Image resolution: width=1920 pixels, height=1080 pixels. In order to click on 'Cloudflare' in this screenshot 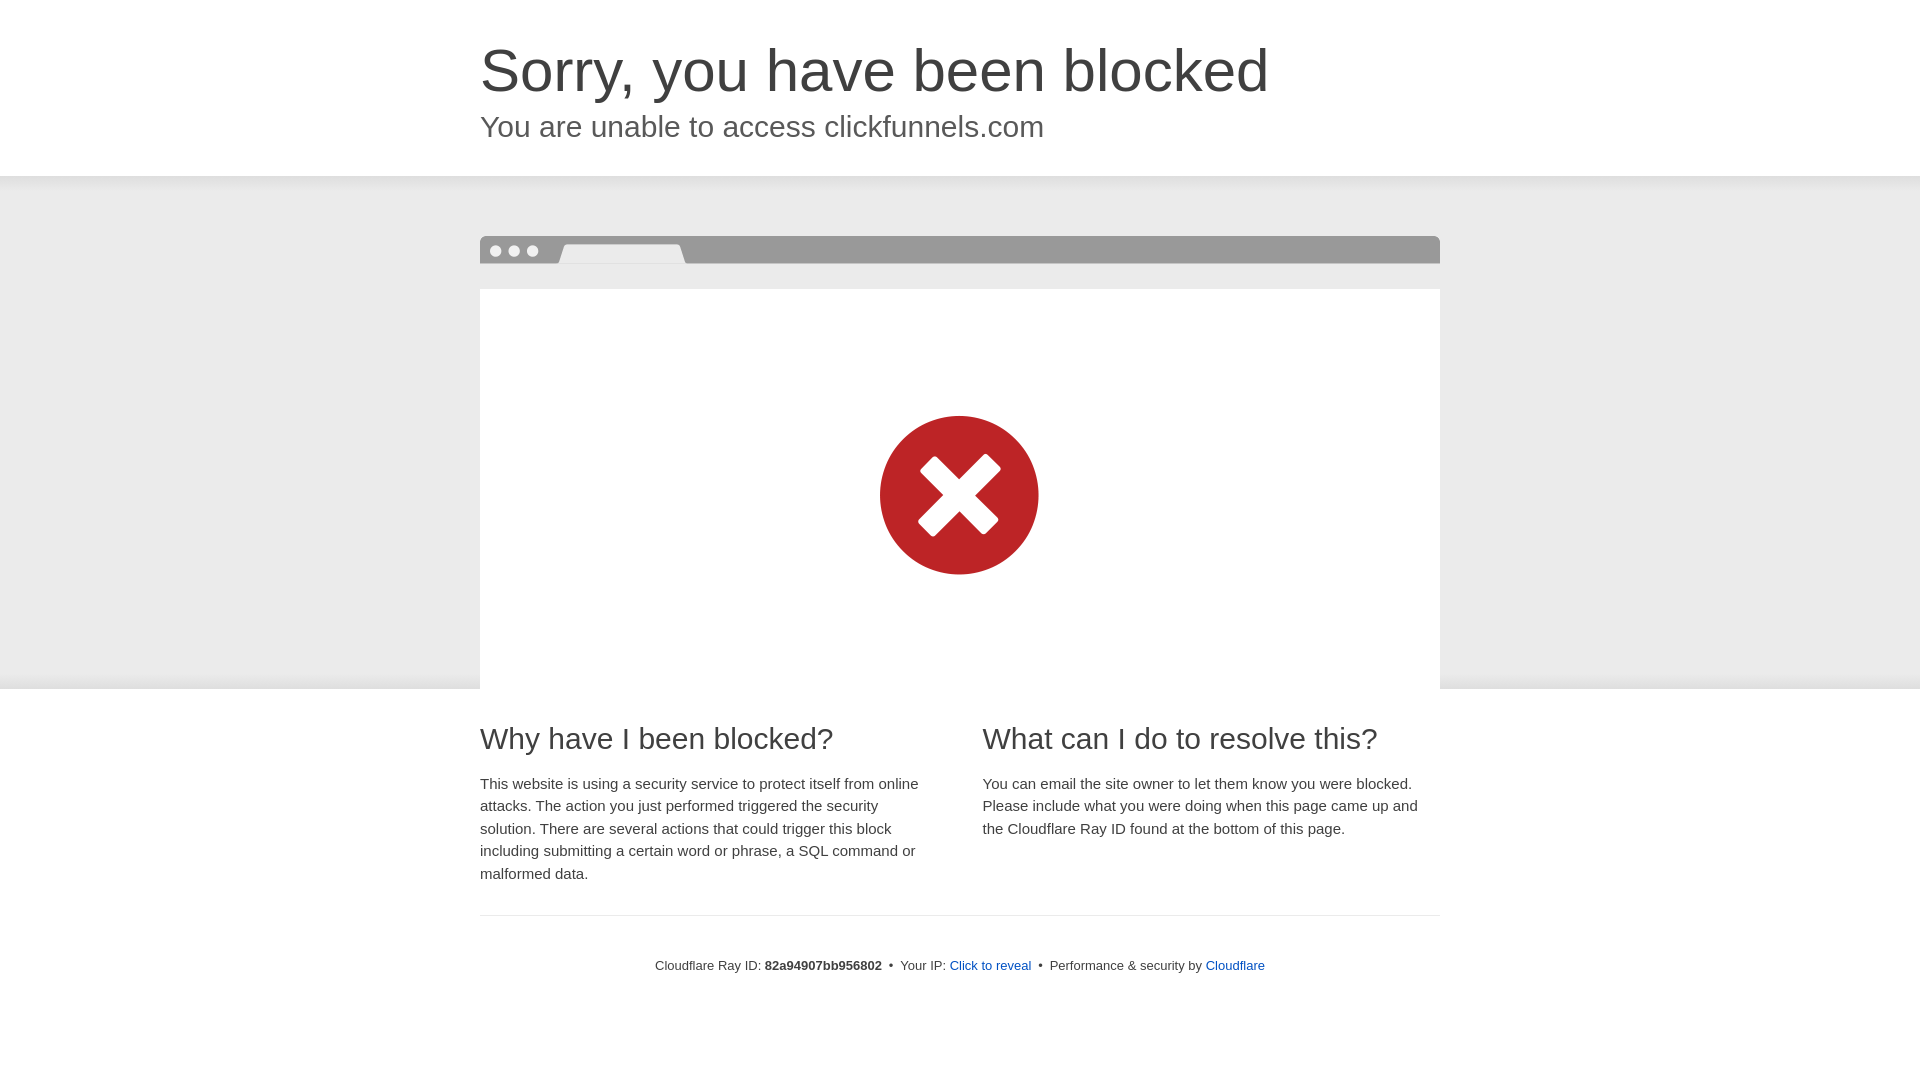, I will do `click(1234, 964)`.